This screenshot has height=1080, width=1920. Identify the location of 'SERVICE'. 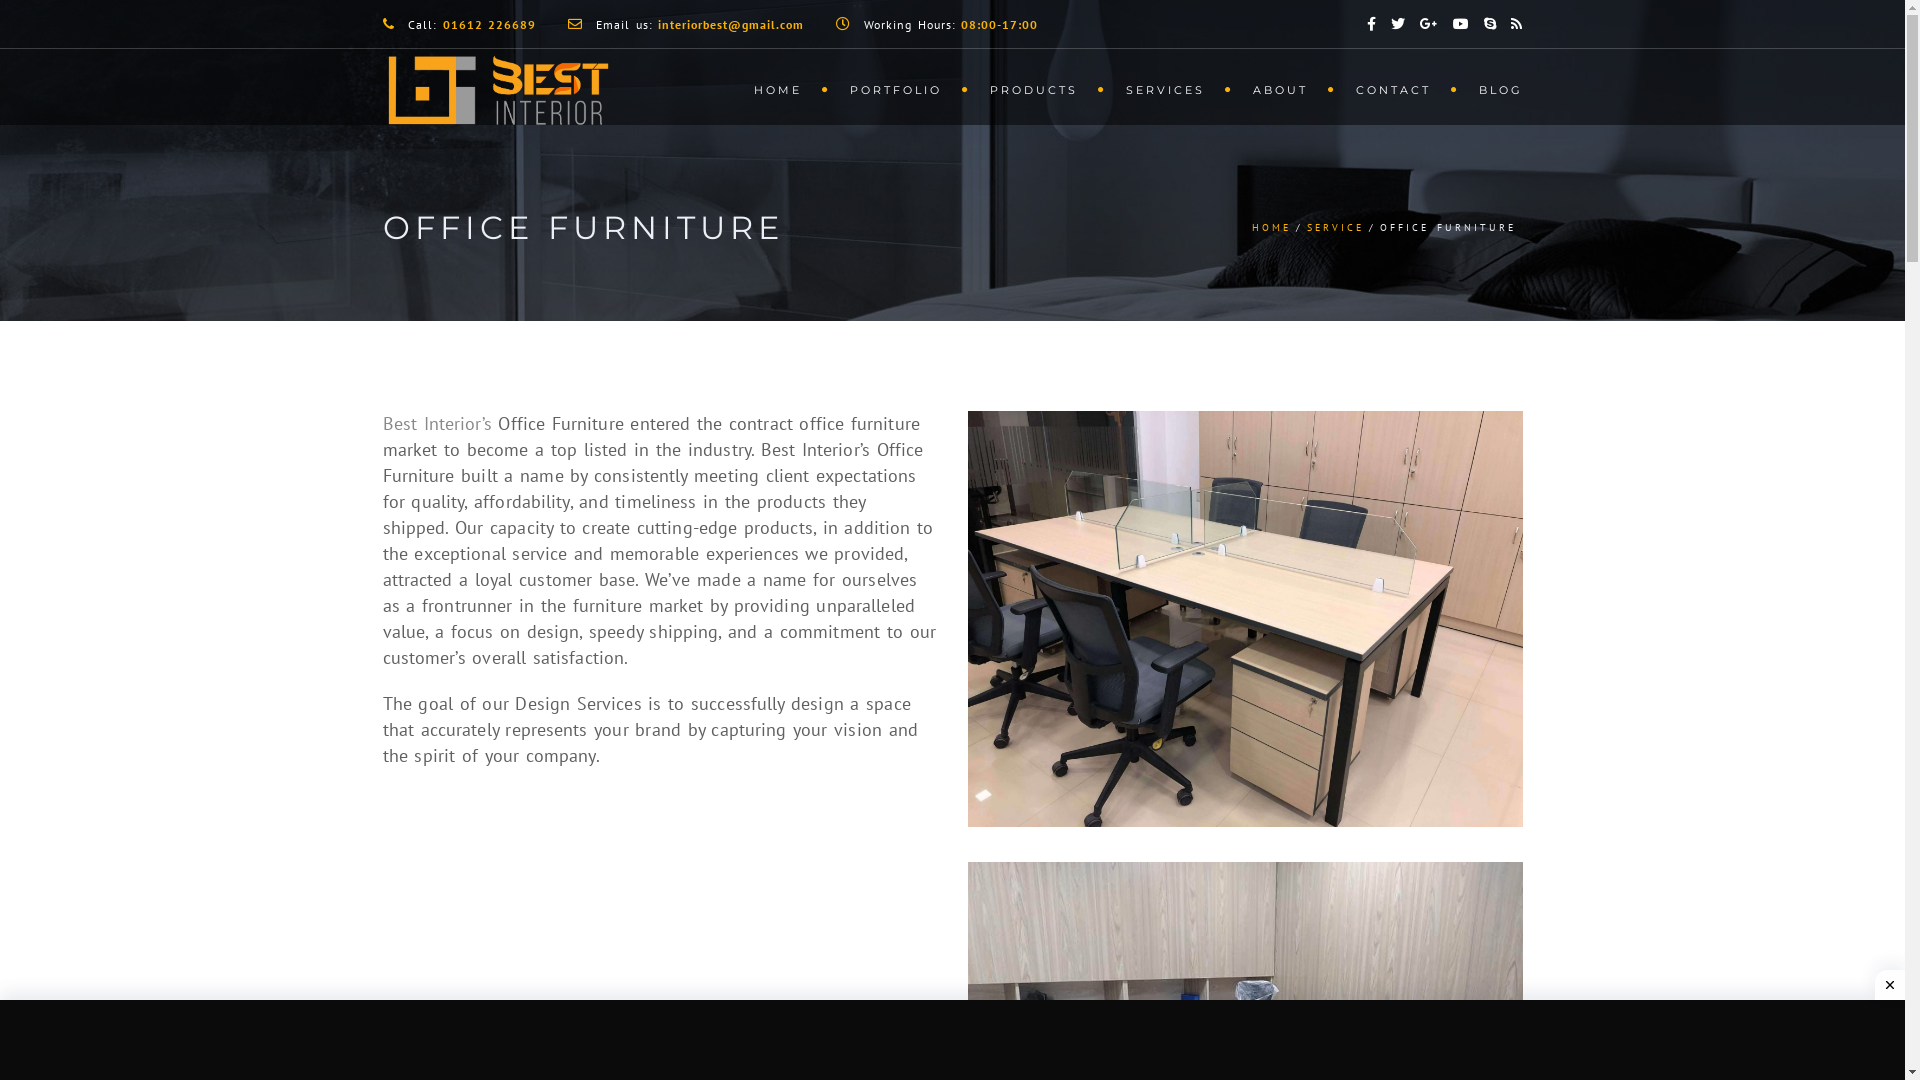
(1335, 226).